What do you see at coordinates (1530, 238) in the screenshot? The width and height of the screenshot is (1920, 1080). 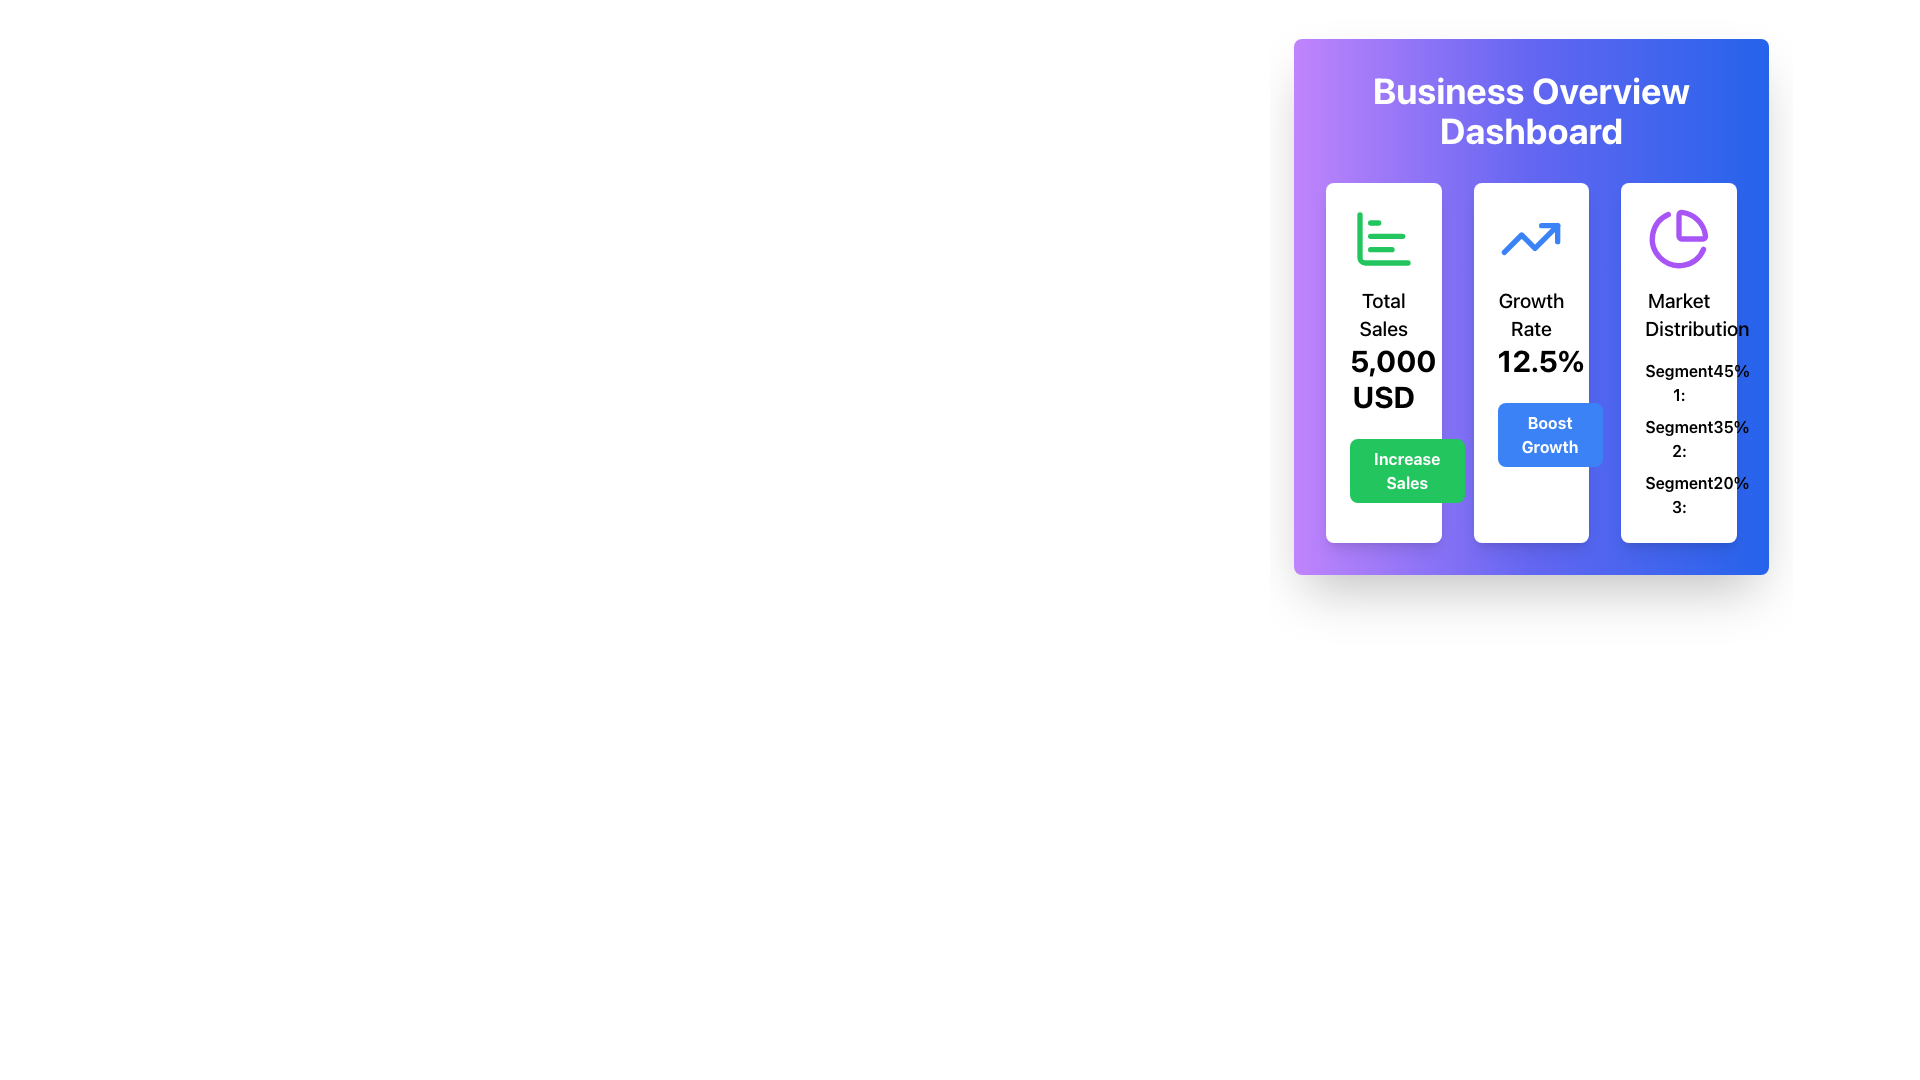 I see `the blue upwards-trending line graph icon located in the middle card titled 'Growth Rate', which is situated above the text 'Growth Rate'` at bounding box center [1530, 238].